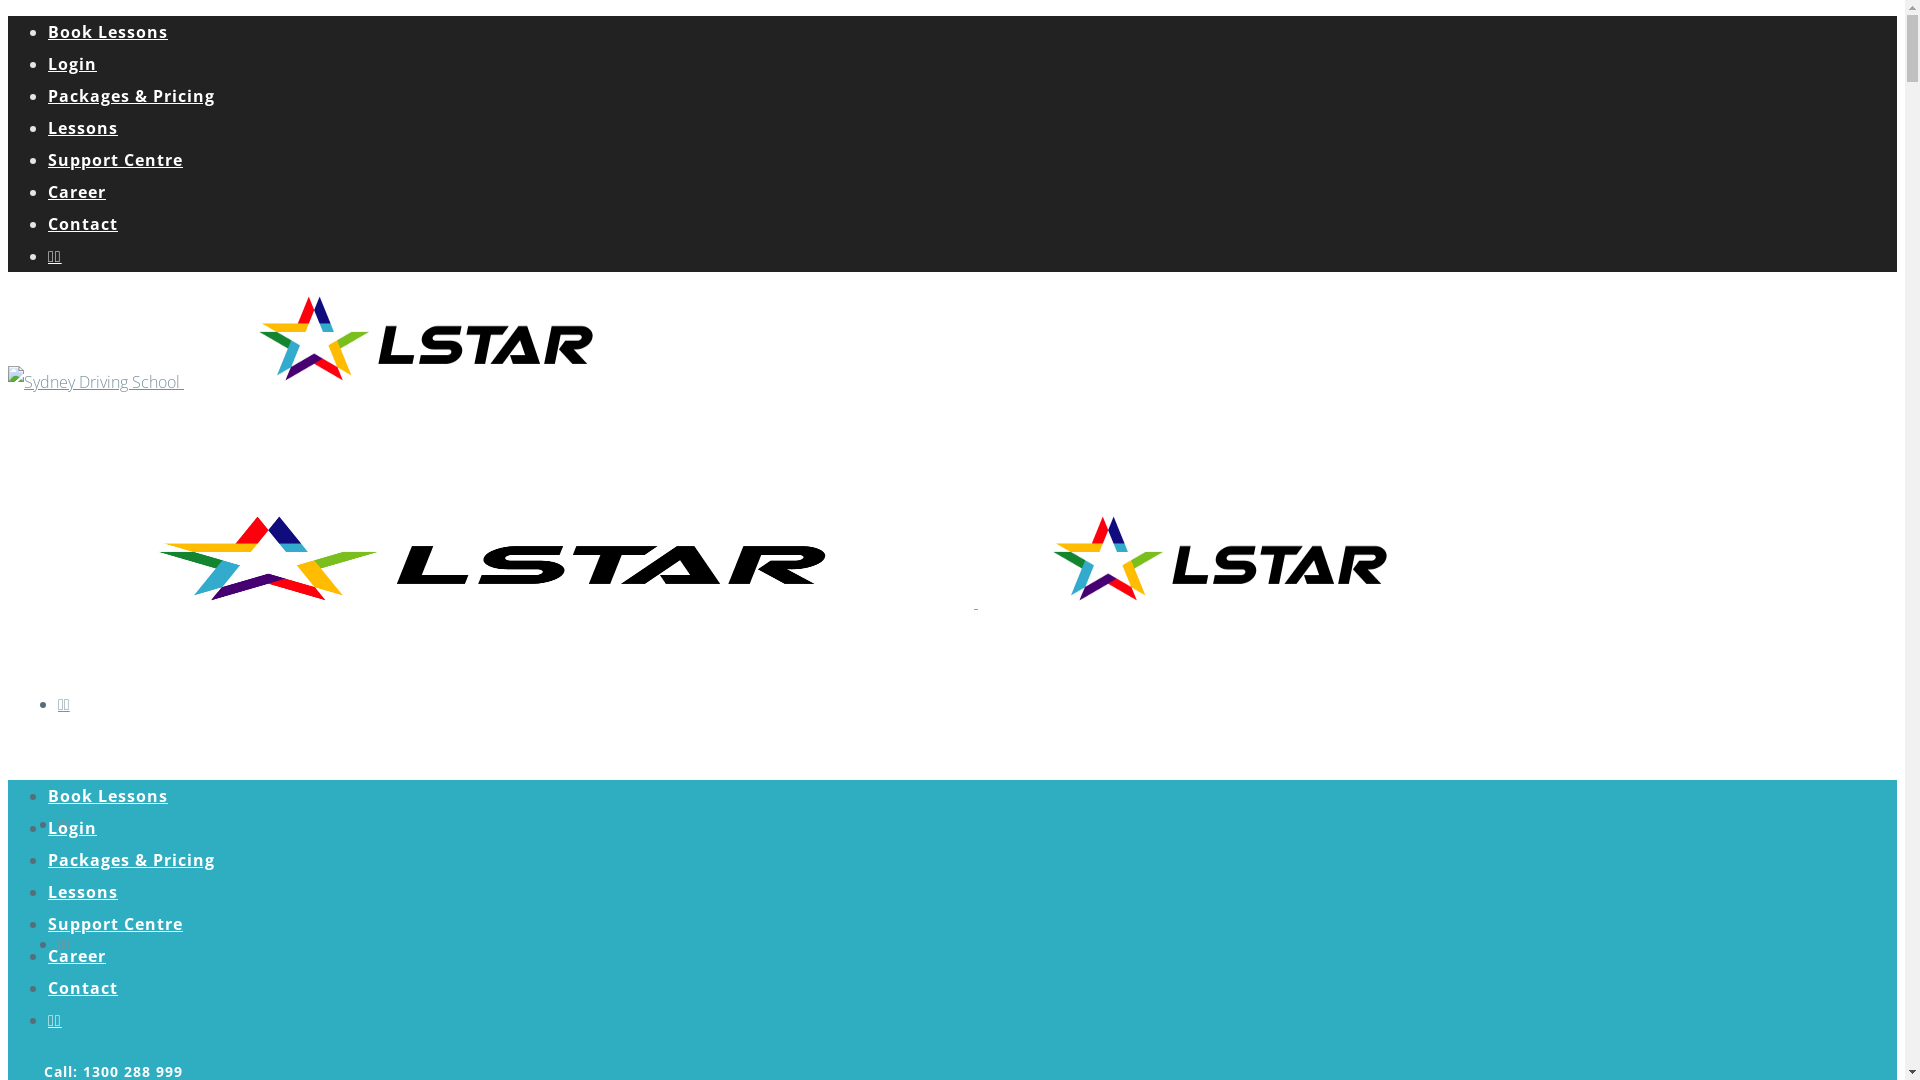  Describe the element at coordinates (106, 31) in the screenshot. I see `'Book Lessons'` at that location.